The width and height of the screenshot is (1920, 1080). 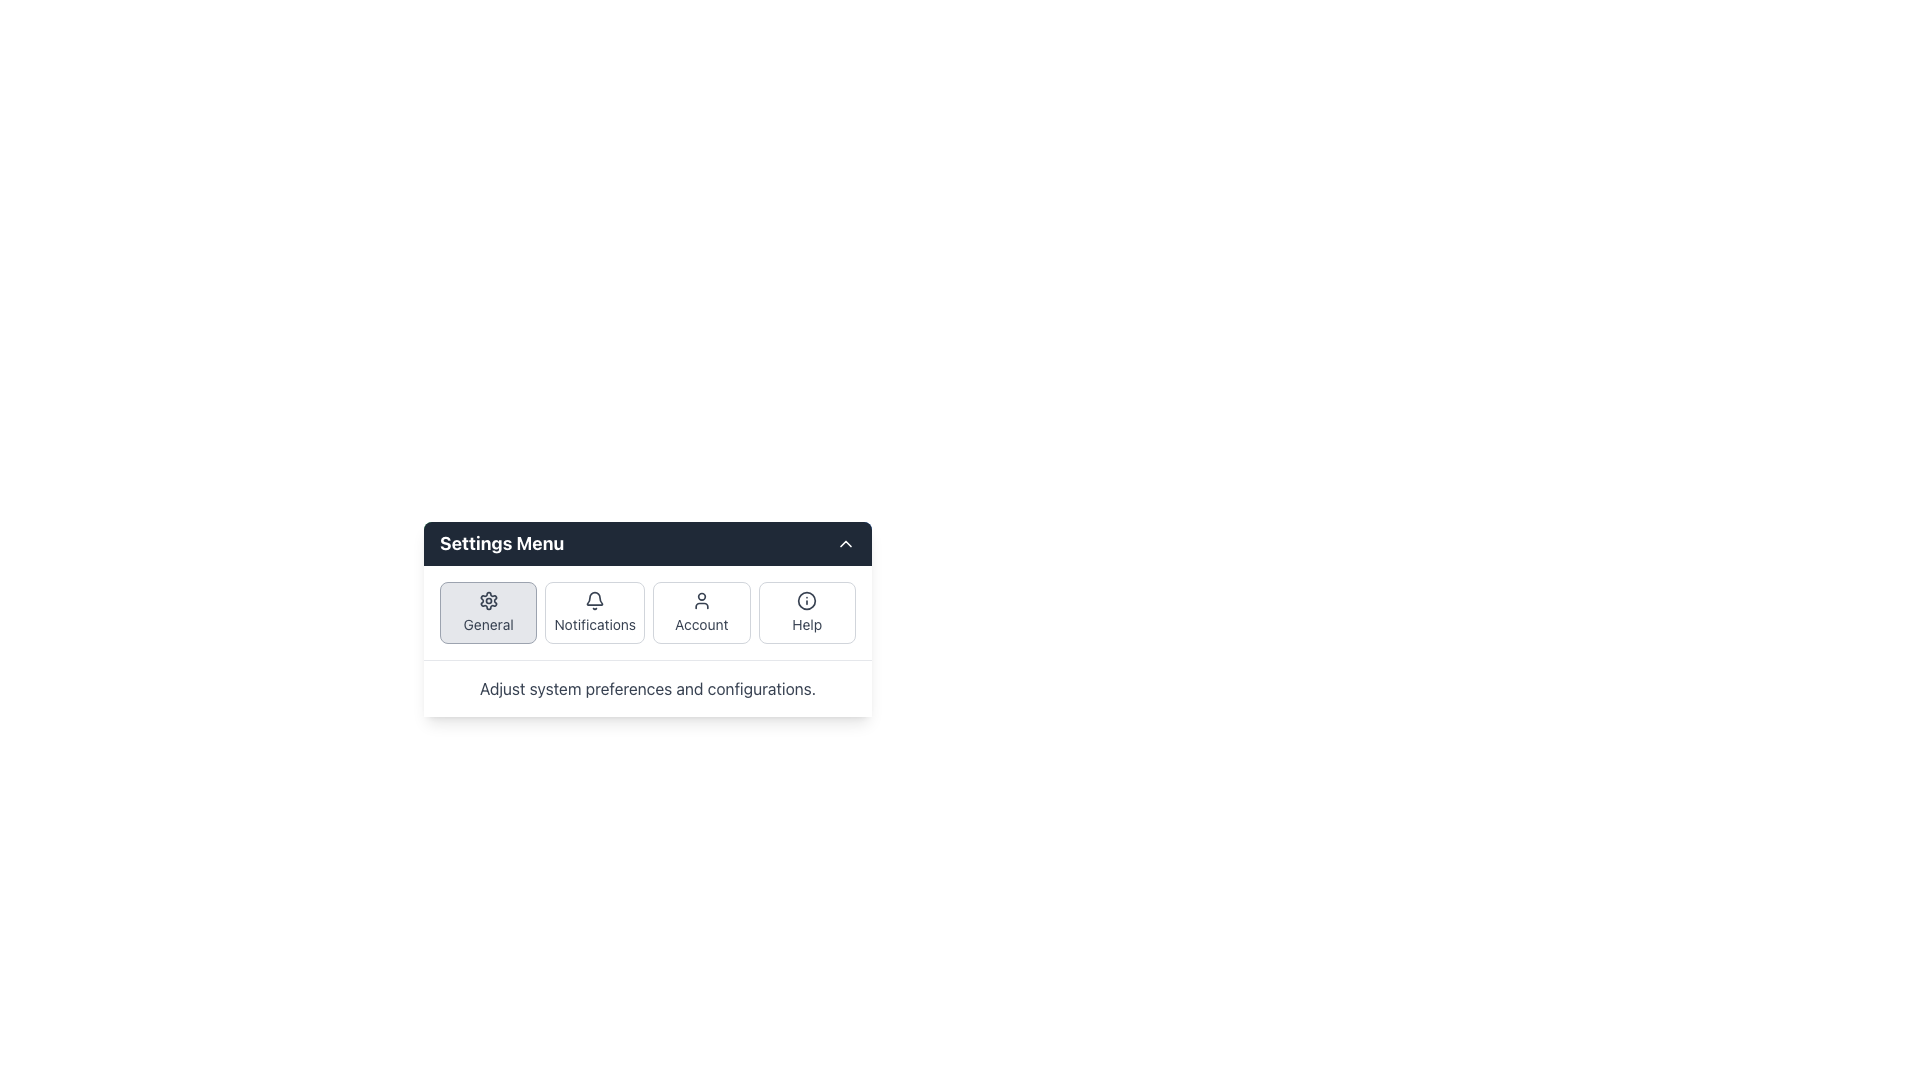 What do you see at coordinates (648, 612) in the screenshot?
I see `the 'Notifications' button in the horizontal navigation bar of the Settings Menu` at bounding box center [648, 612].